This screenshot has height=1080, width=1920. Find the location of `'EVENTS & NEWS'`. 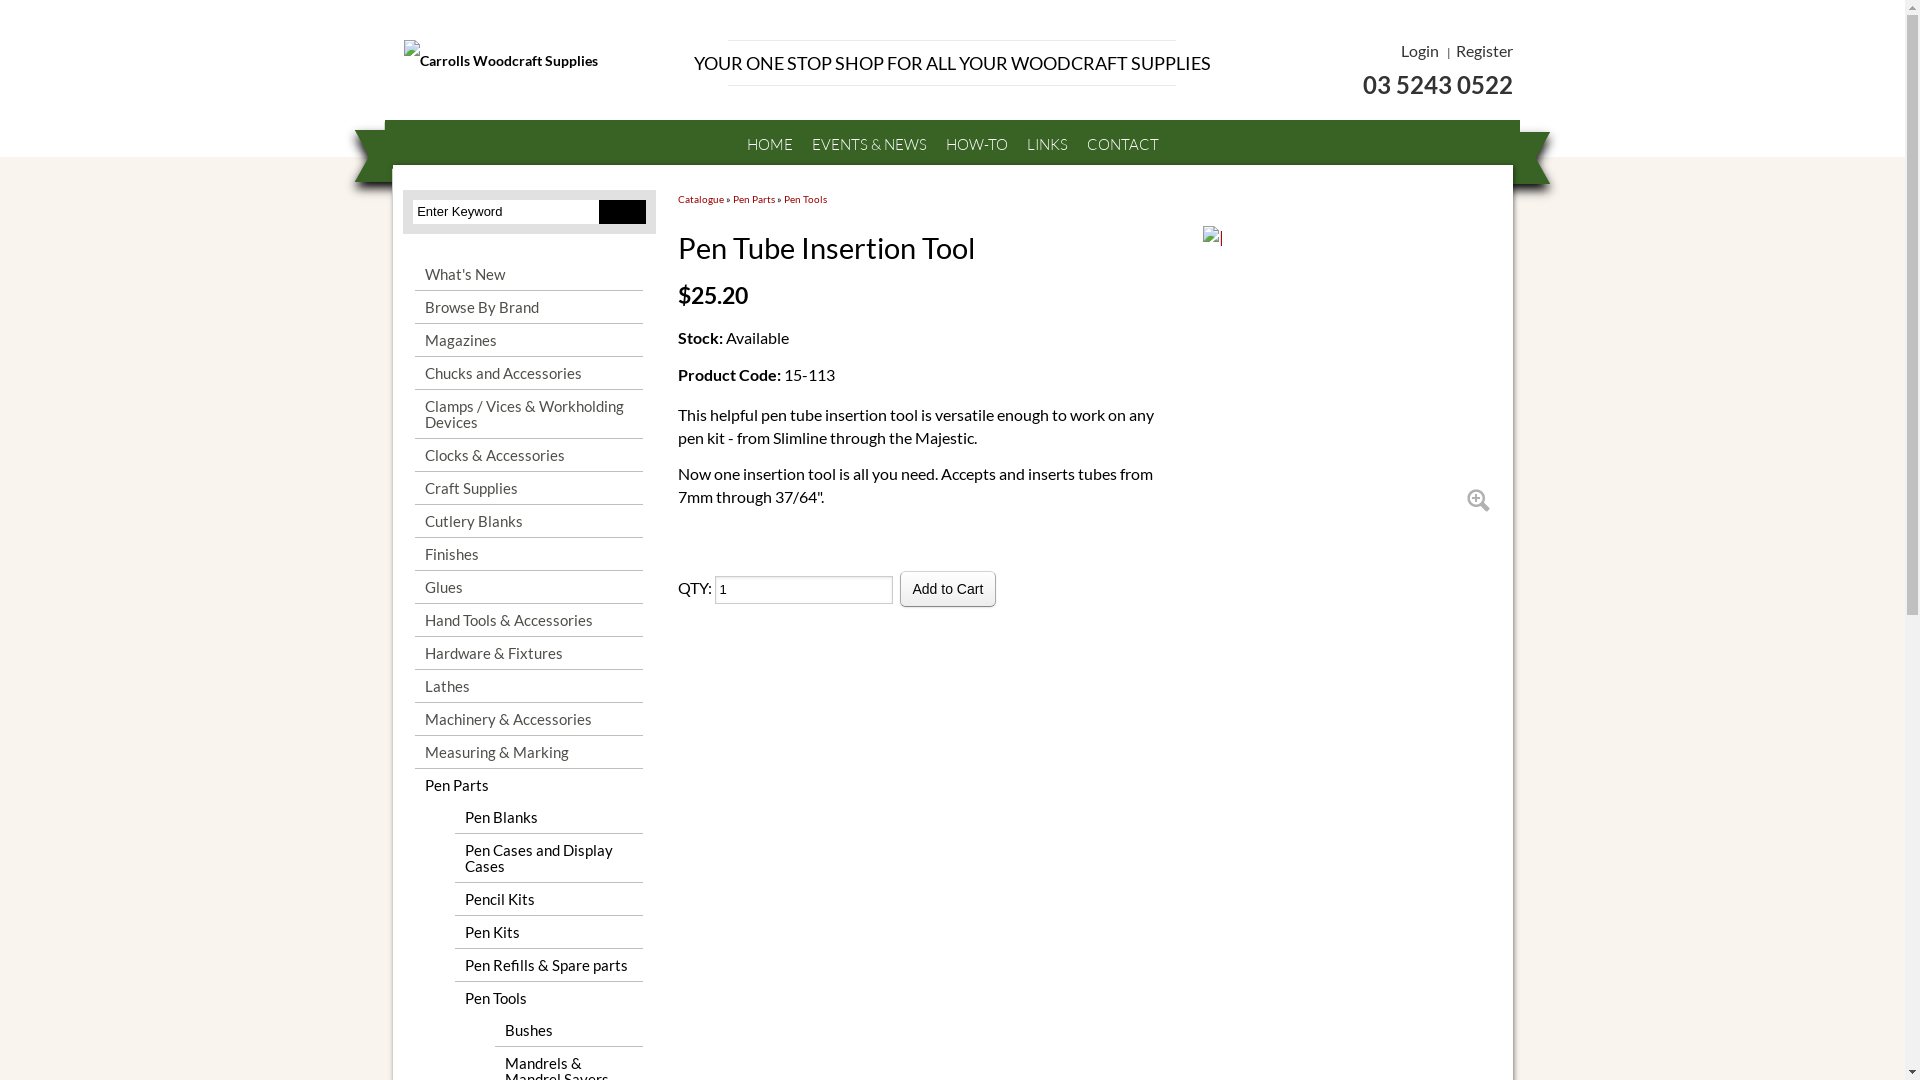

'EVENTS & NEWS' is located at coordinates (869, 143).